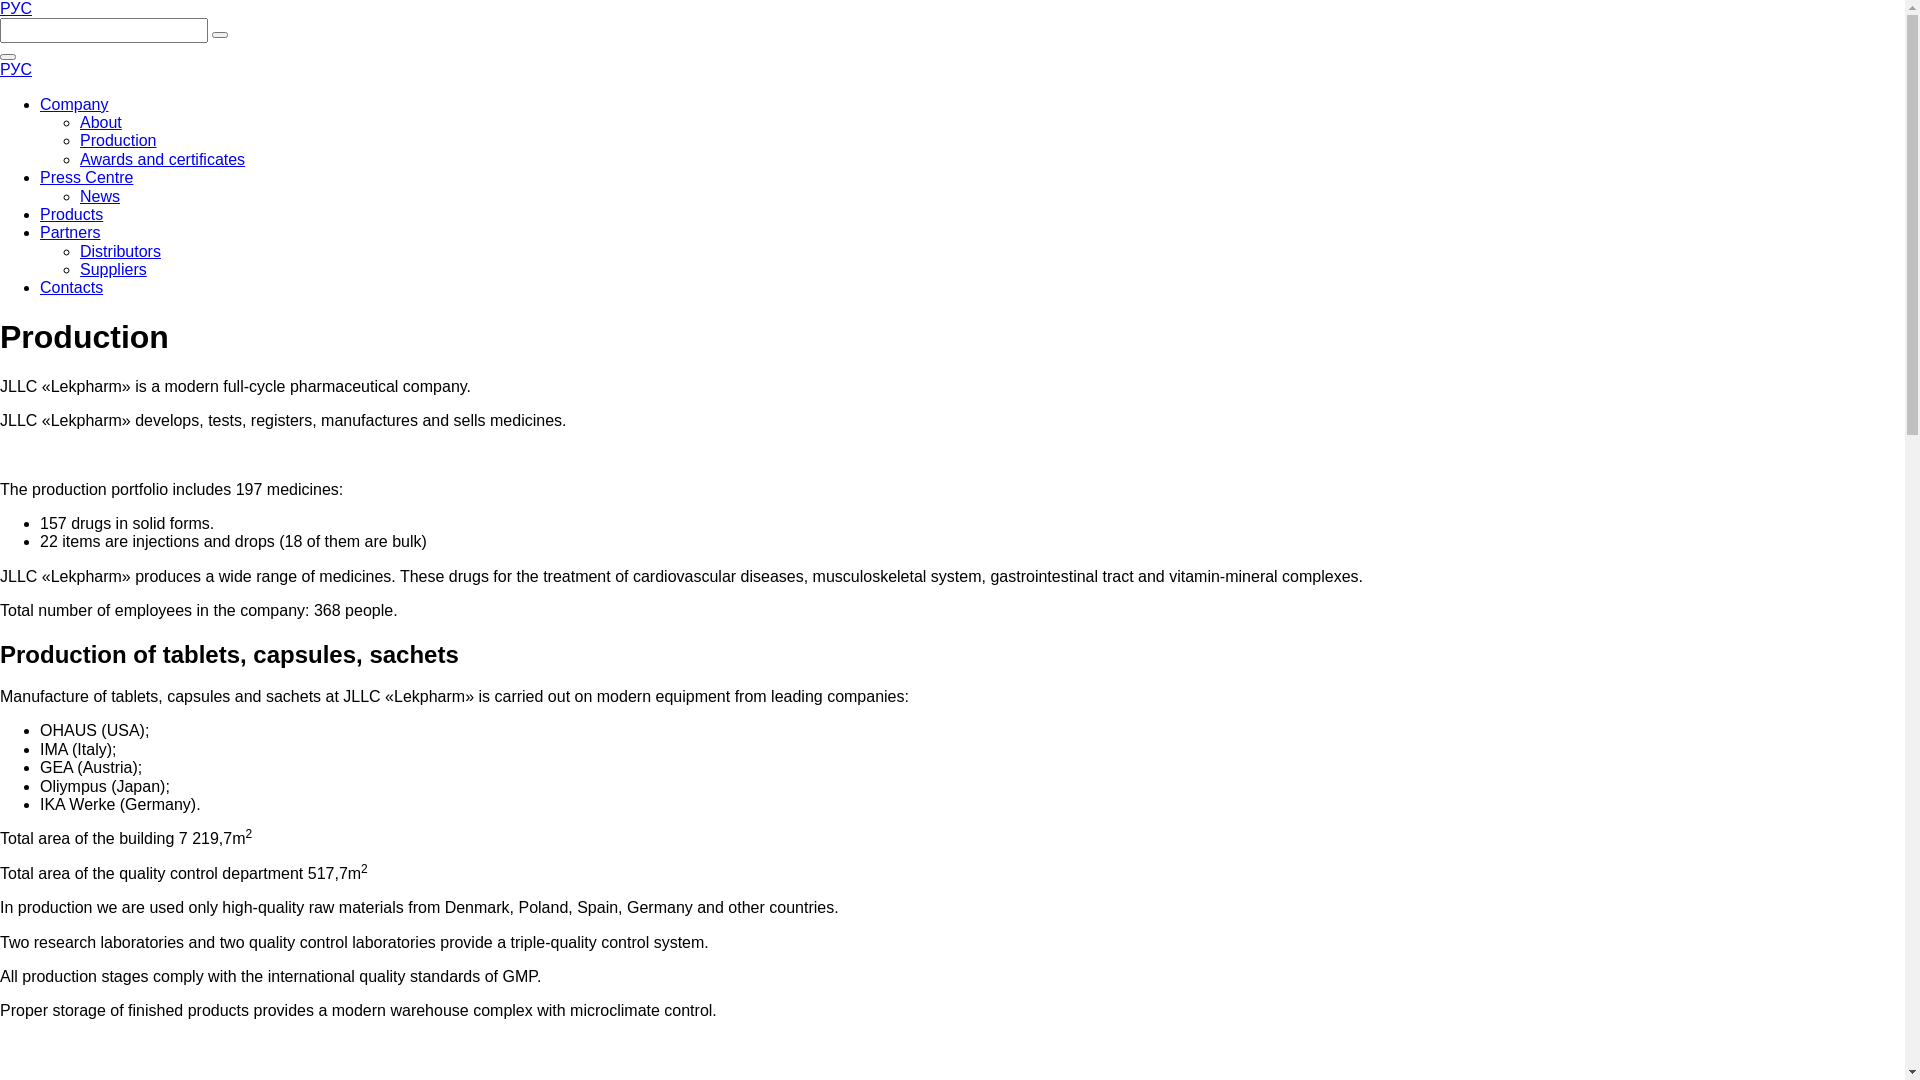  What do you see at coordinates (73, 104) in the screenshot?
I see `'Company'` at bounding box center [73, 104].